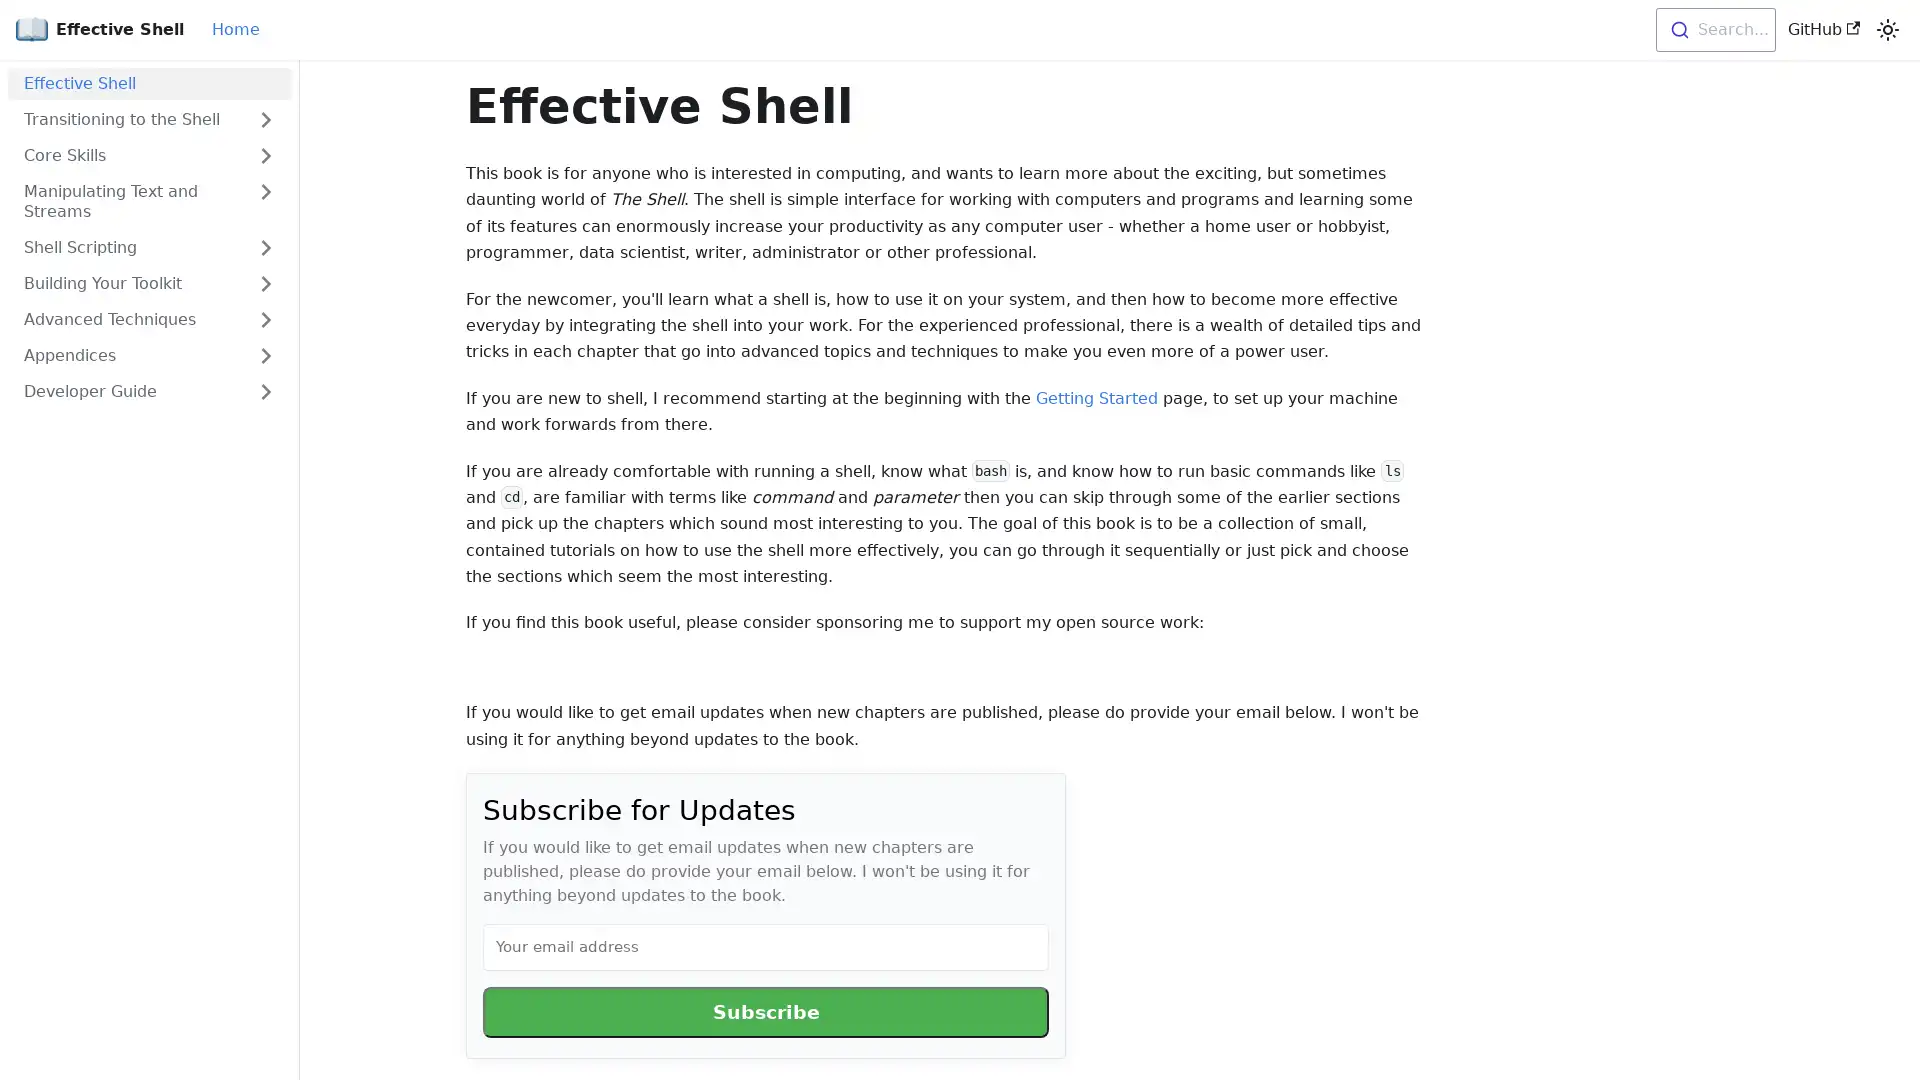 The image size is (1920, 1080). Describe the element at coordinates (264, 319) in the screenshot. I see `Toggle the collapsible sidebar category 'Advanced Techniques'` at that location.